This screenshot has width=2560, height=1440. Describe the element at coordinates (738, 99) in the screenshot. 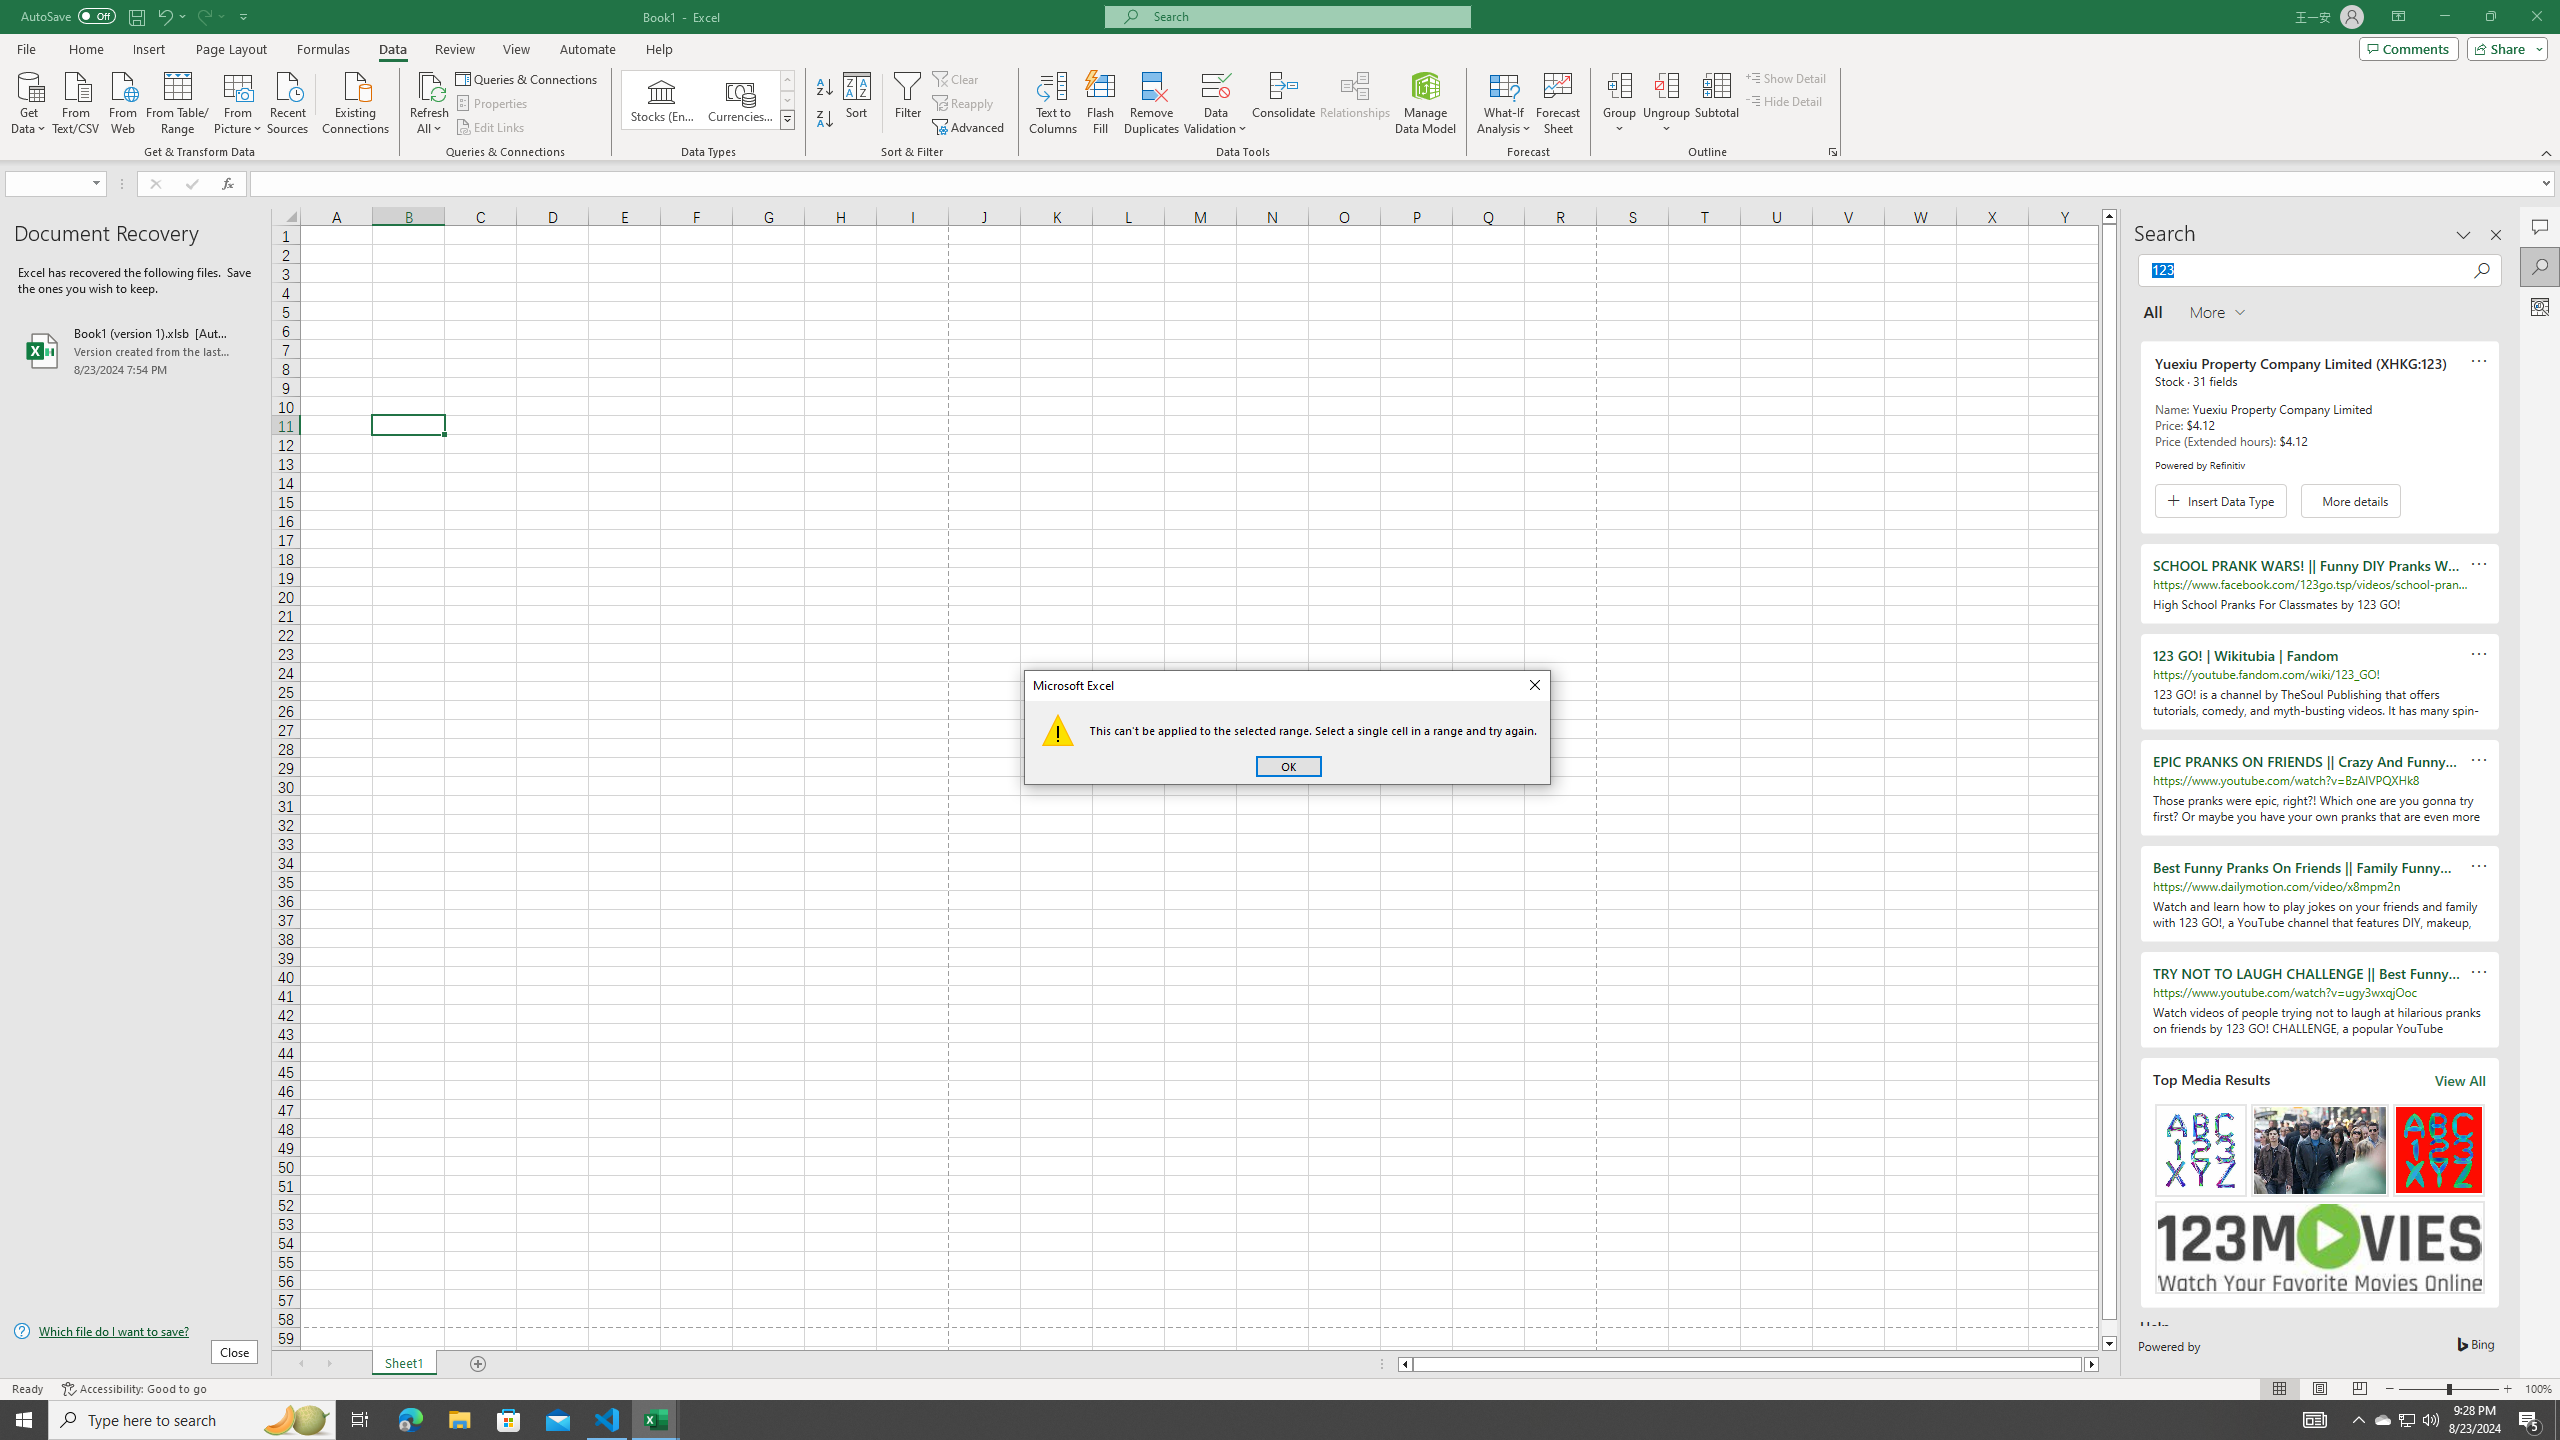

I see `'Currencies (English)'` at that location.